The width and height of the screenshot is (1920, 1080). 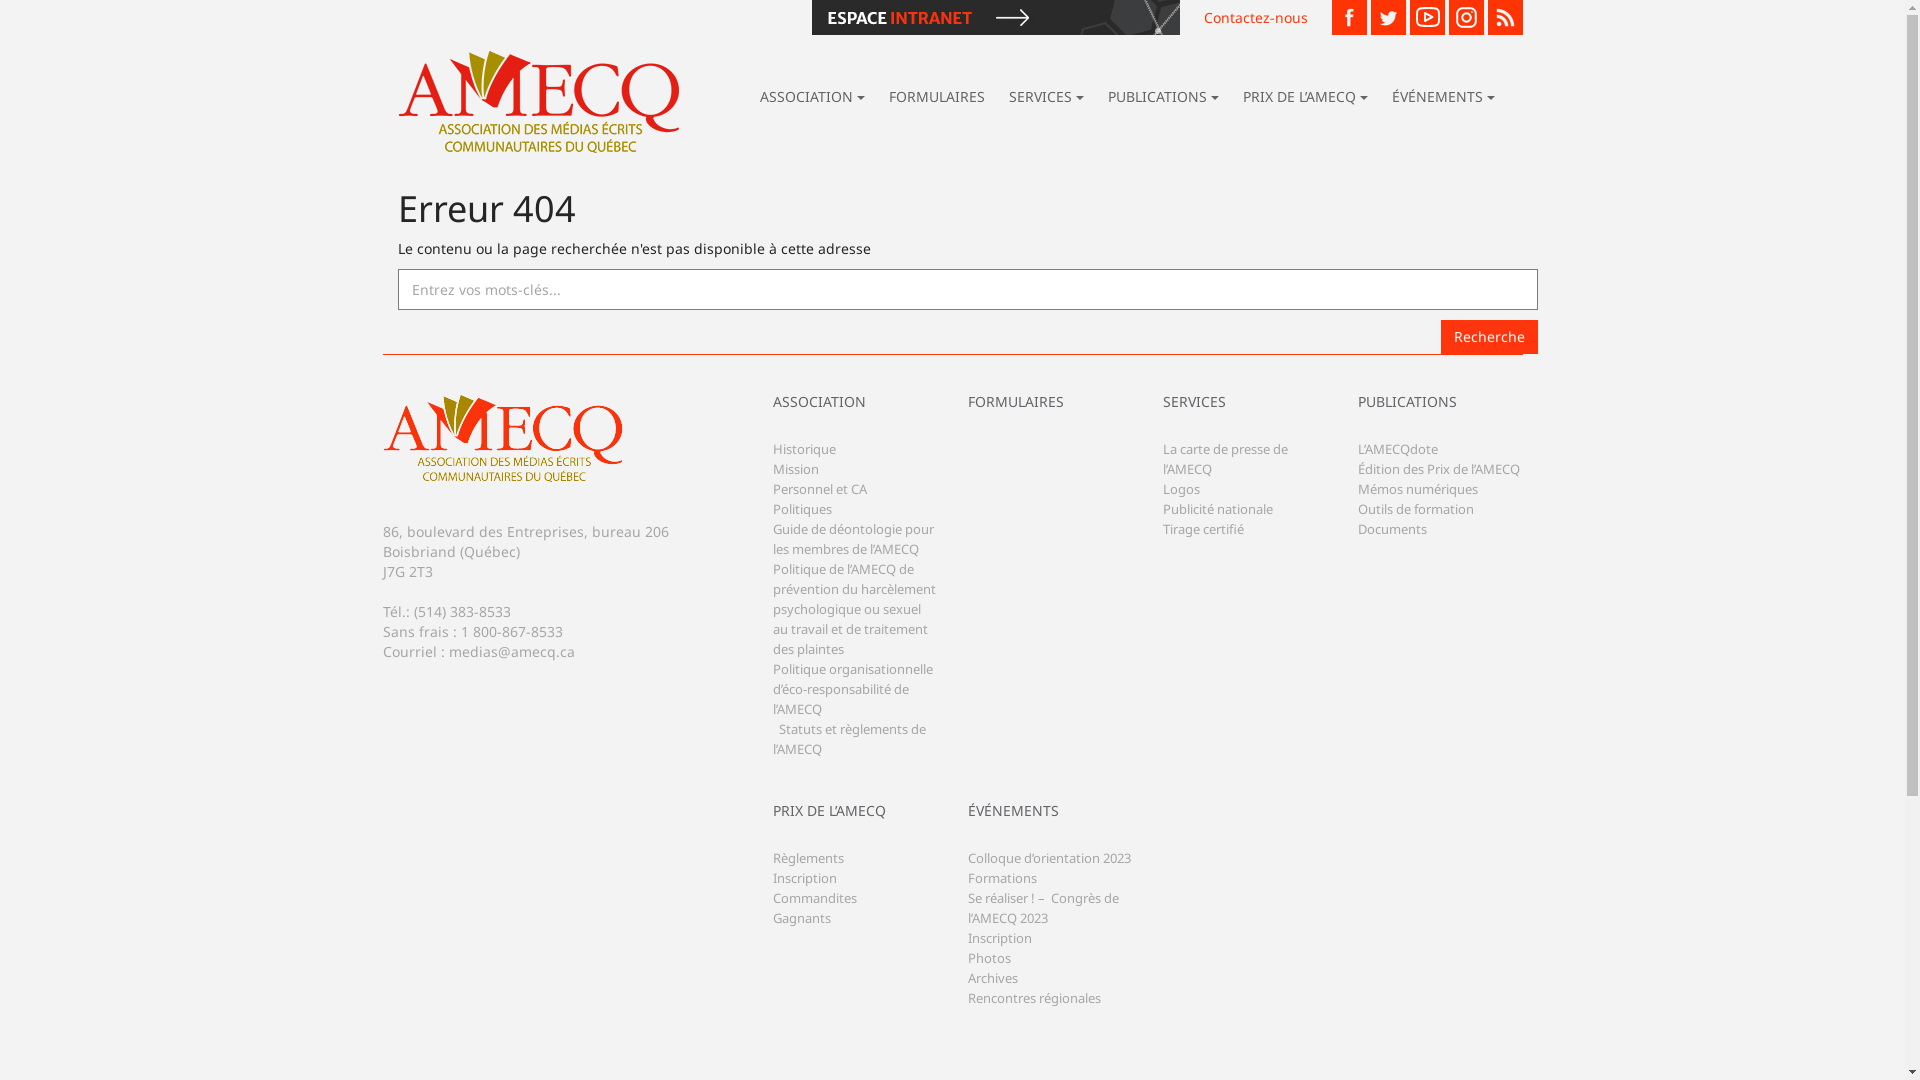 I want to click on 'Logos', so click(x=1180, y=503).